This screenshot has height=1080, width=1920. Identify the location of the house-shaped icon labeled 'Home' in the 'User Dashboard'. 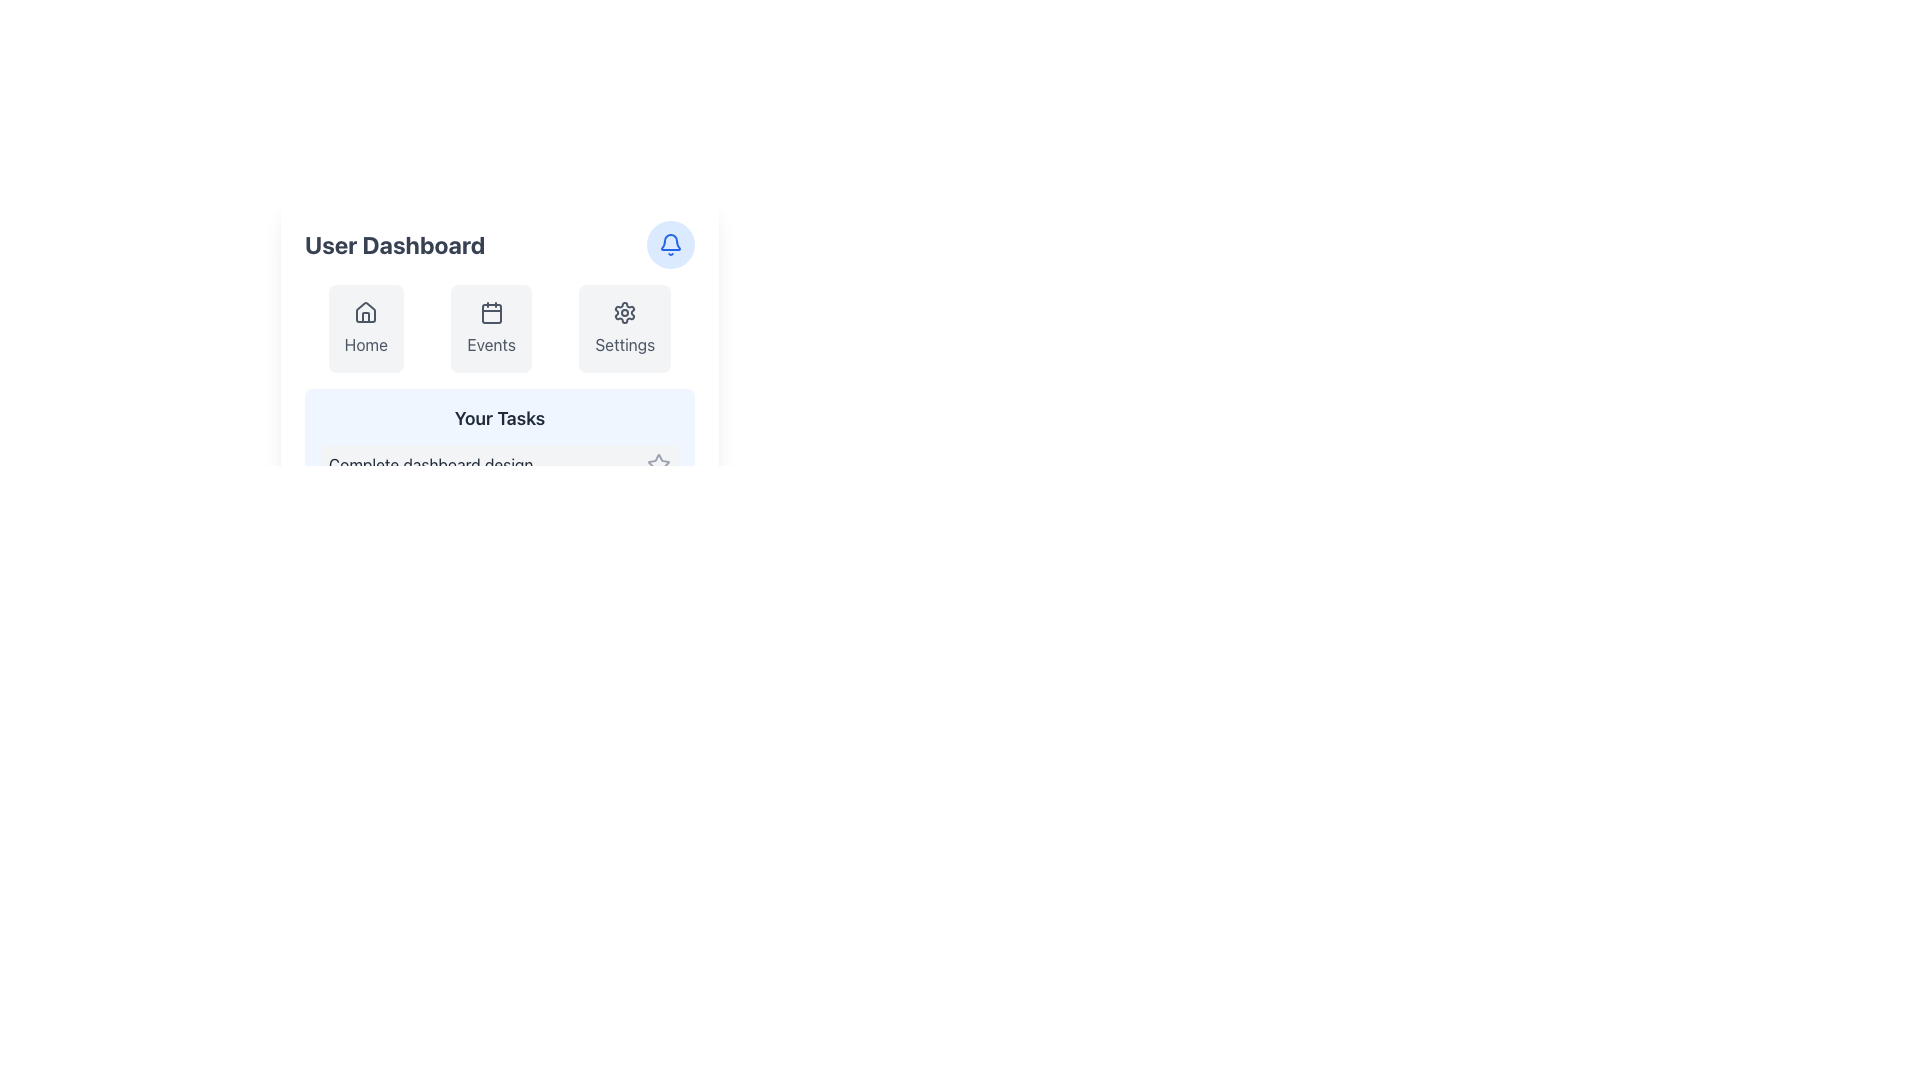
(366, 312).